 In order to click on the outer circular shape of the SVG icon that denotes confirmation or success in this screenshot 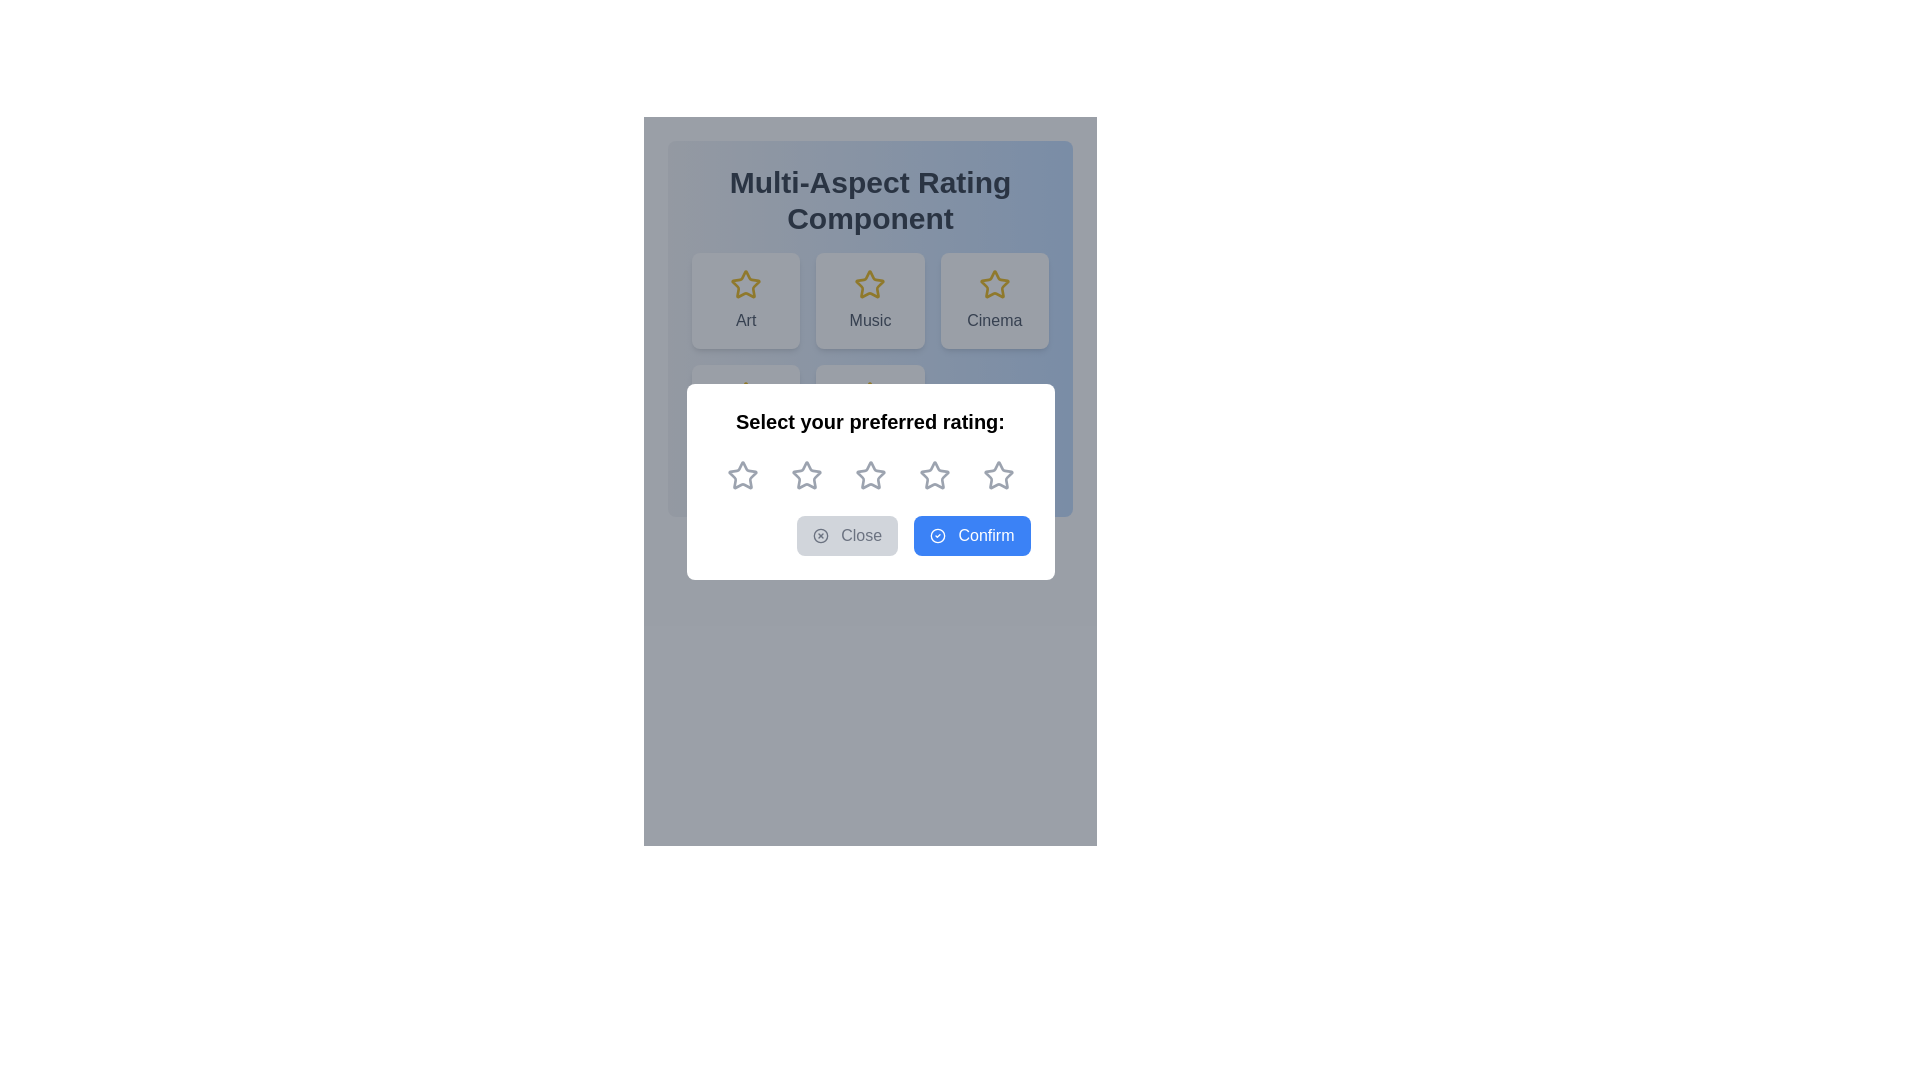, I will do `click(937, 535)`.